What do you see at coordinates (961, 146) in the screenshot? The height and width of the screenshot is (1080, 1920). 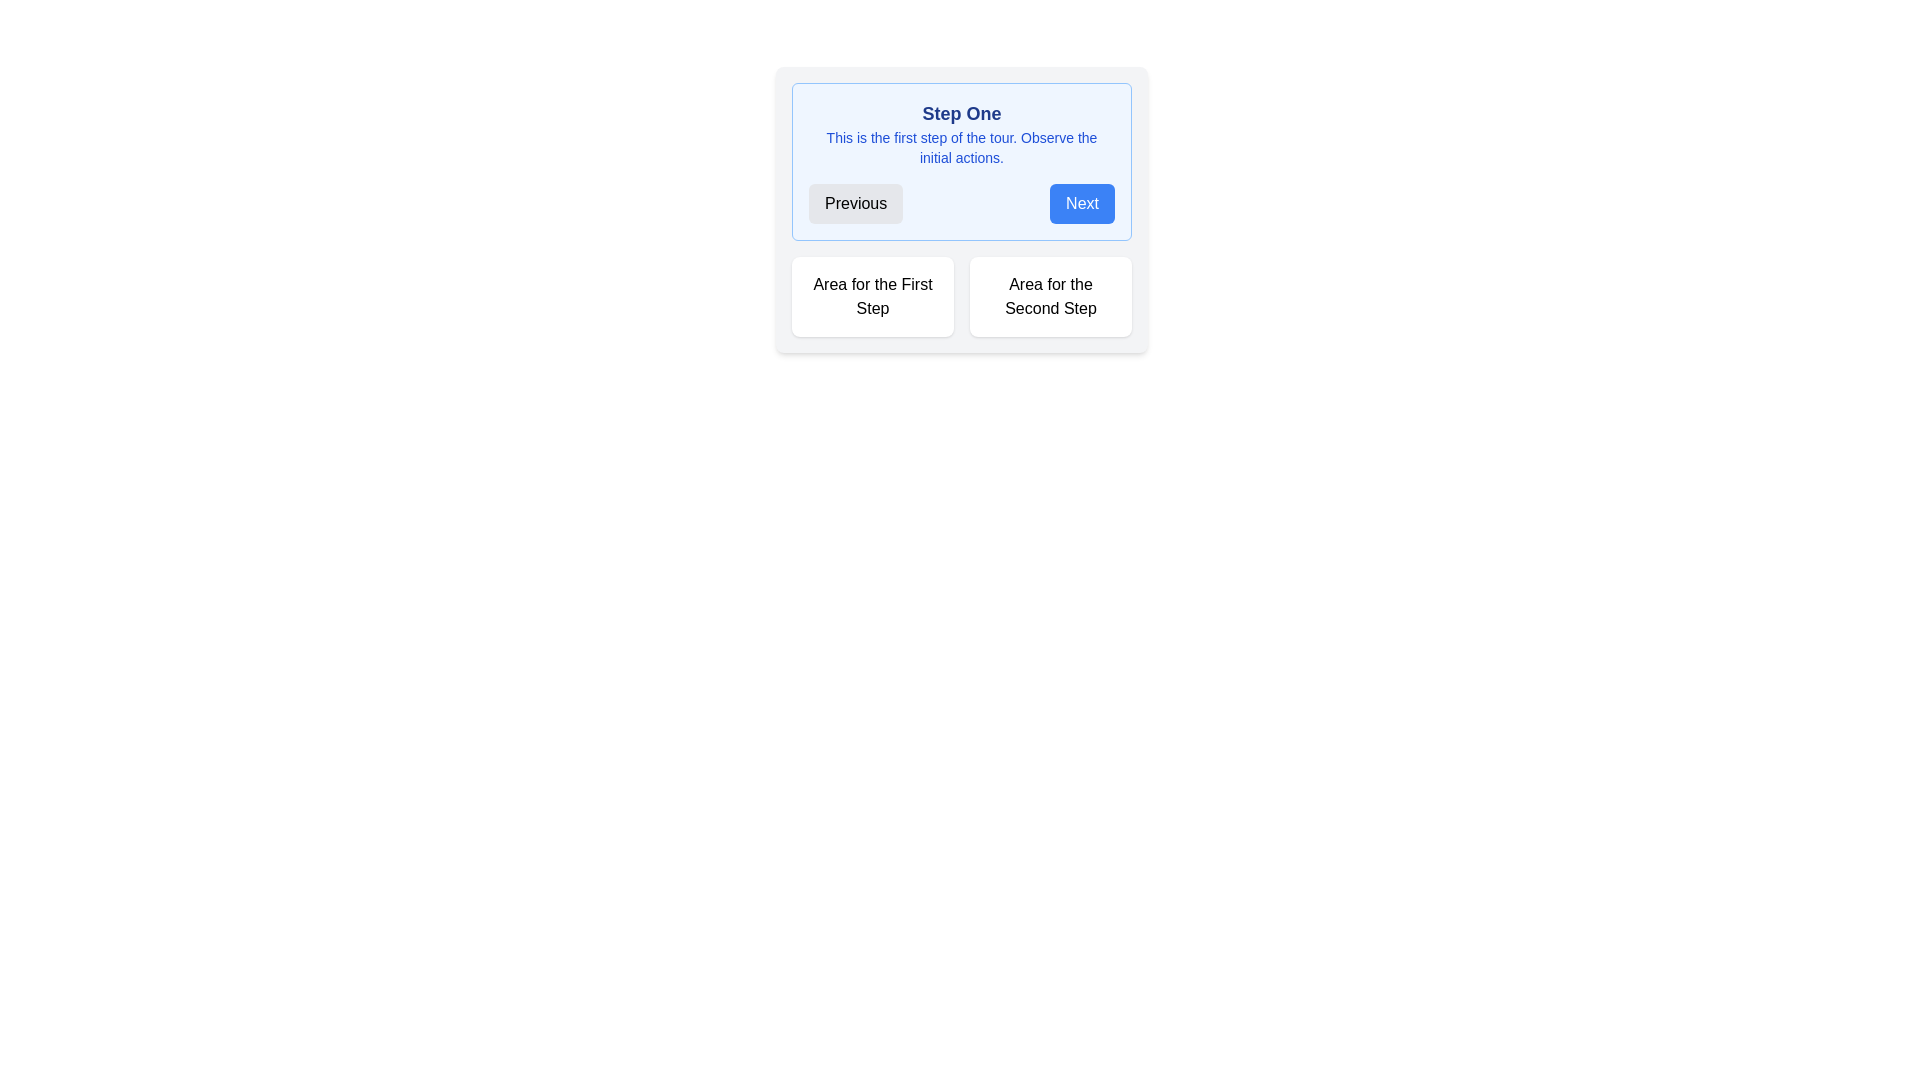 I see `the informational text displaying 'This is the first step of the tour. Observe the initial actions.' which is located below the 'Step One' header in the step guidance section` at bounding box center [961, 146].